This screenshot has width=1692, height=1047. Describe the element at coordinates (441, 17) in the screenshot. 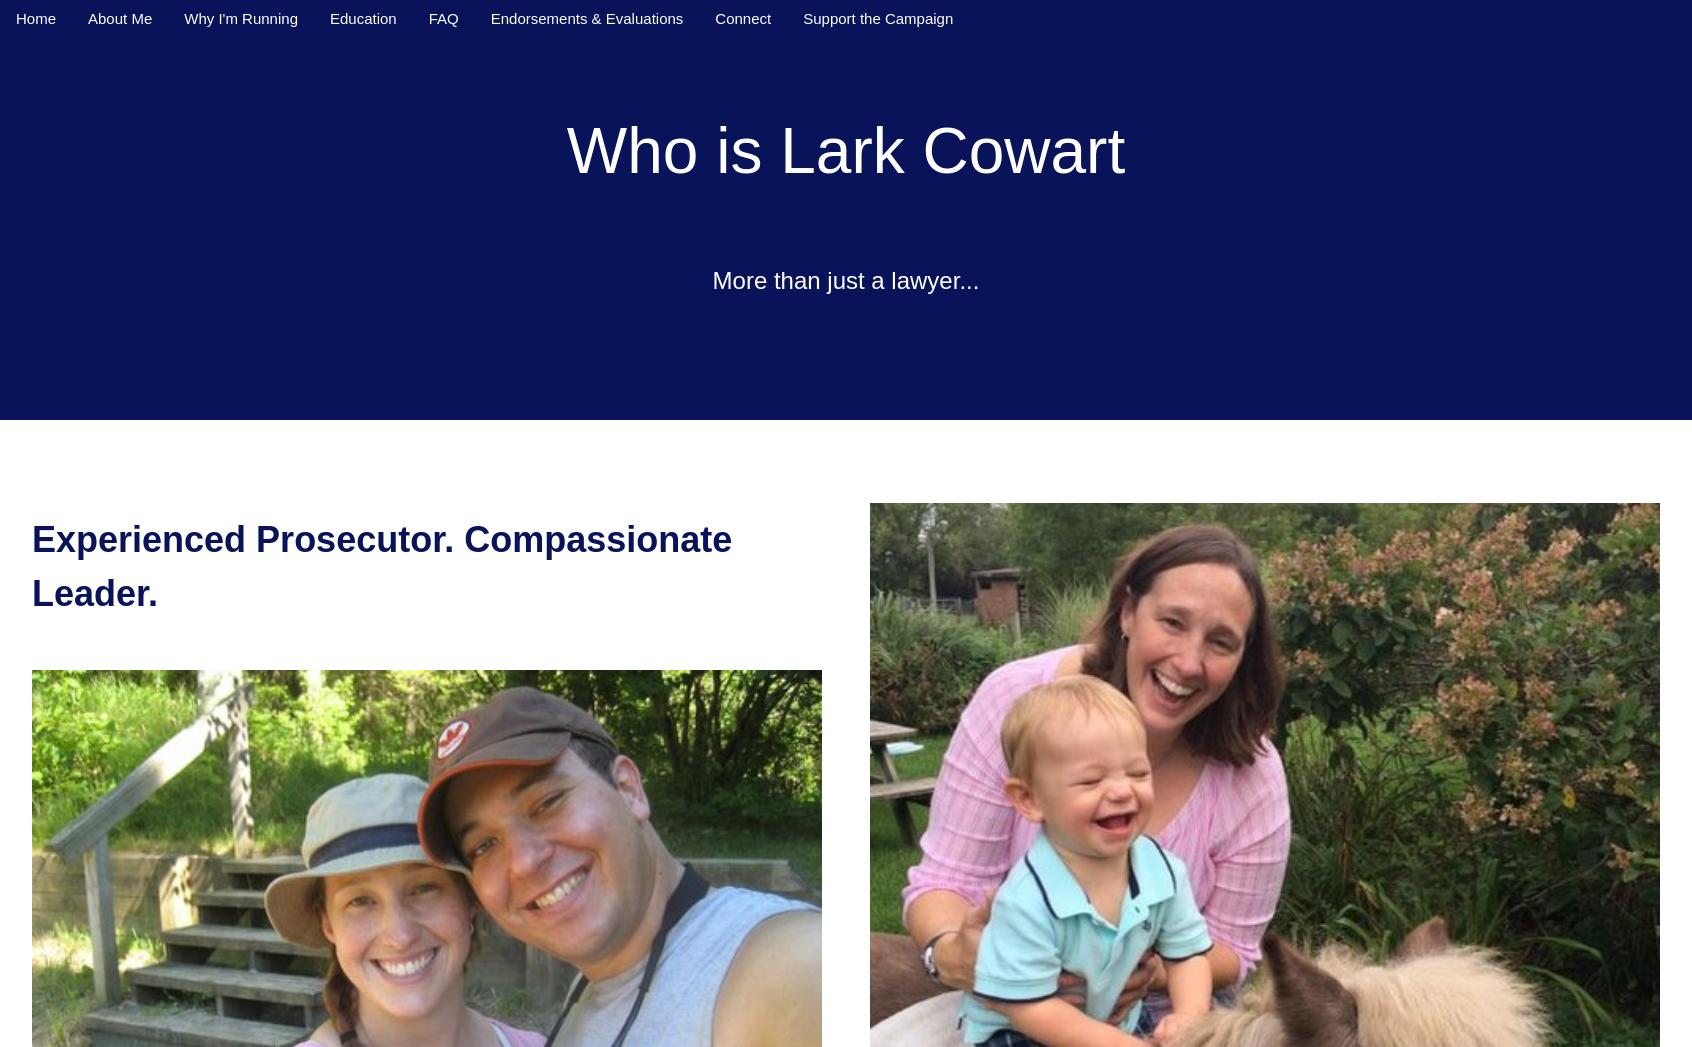

I see `'FAQ'` at that location.